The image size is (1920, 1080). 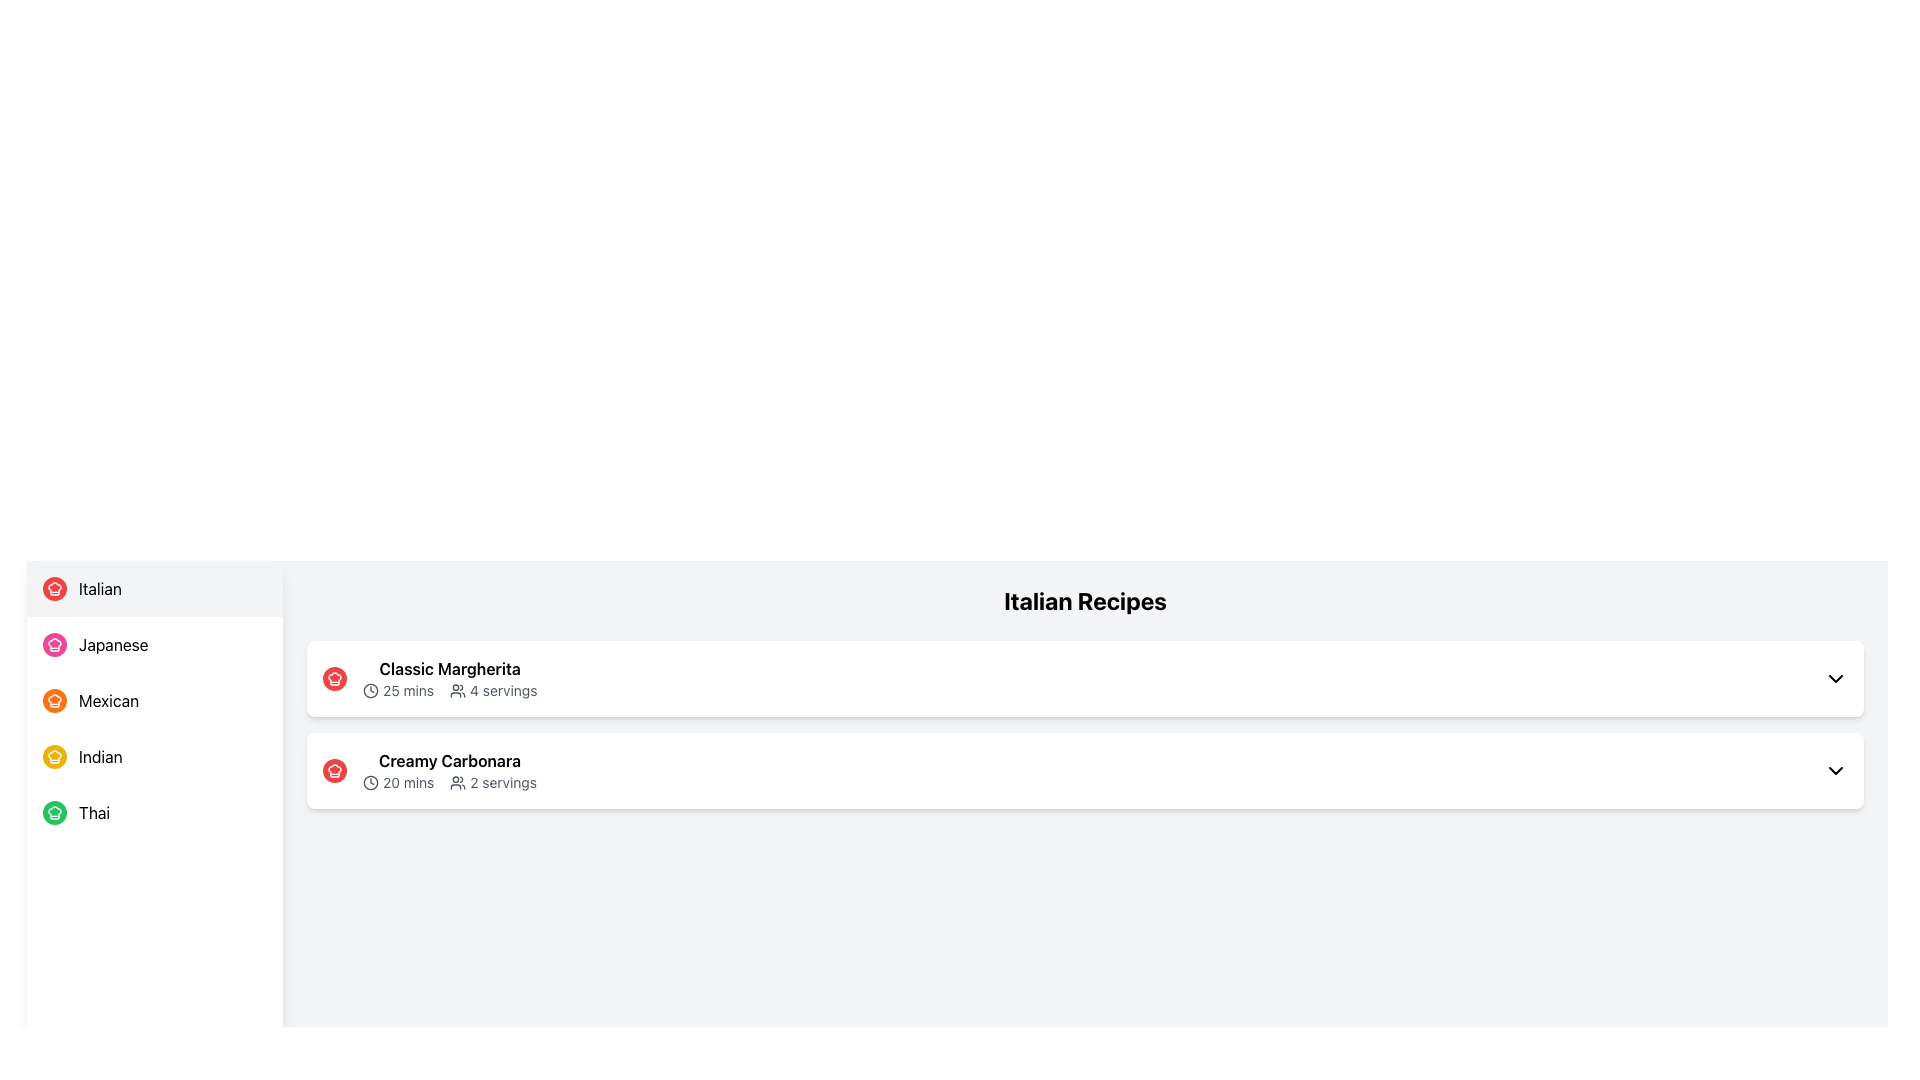 I want to click on the chef's hat icon with a pink background located at the top of the menu list in the left sidebar, associated with the 'Italian' text label, so click(x=54, y=644).